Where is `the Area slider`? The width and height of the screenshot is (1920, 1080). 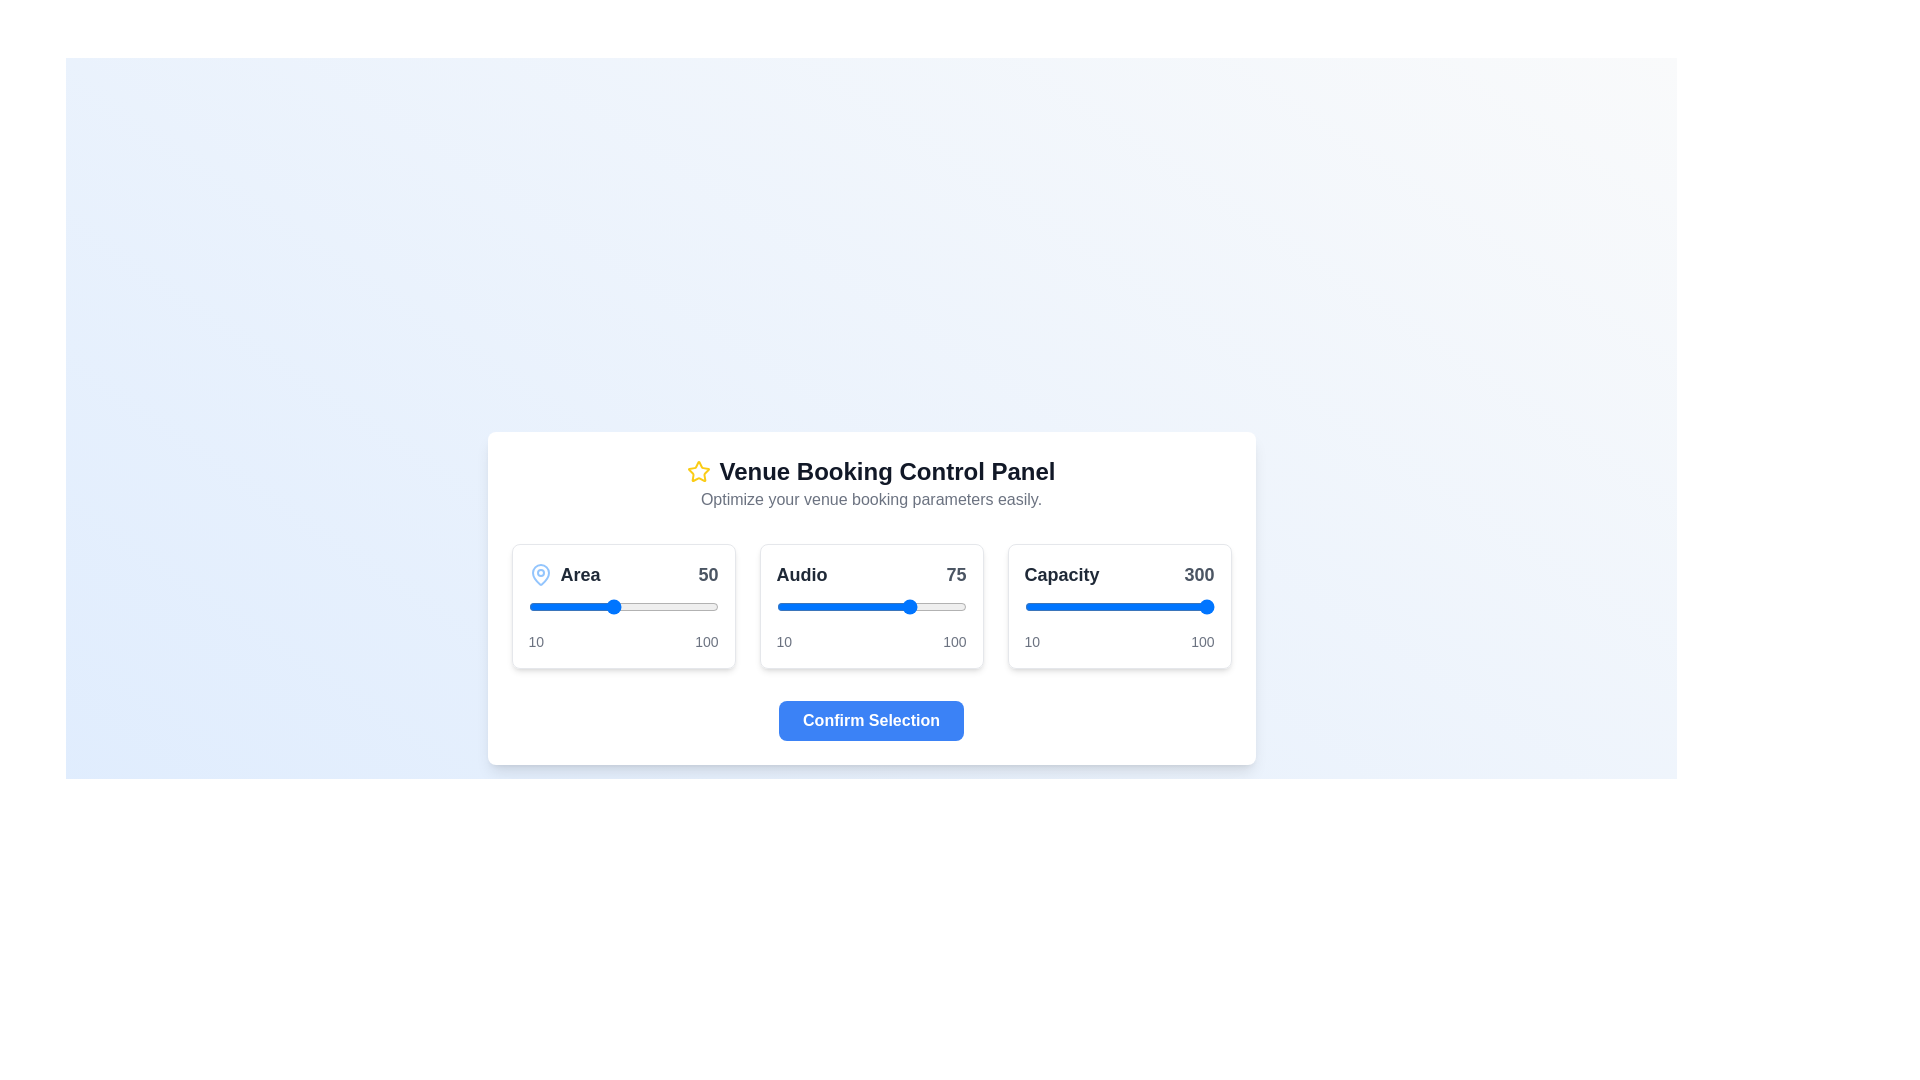
the Area slider is located at coordinates (640, 605).